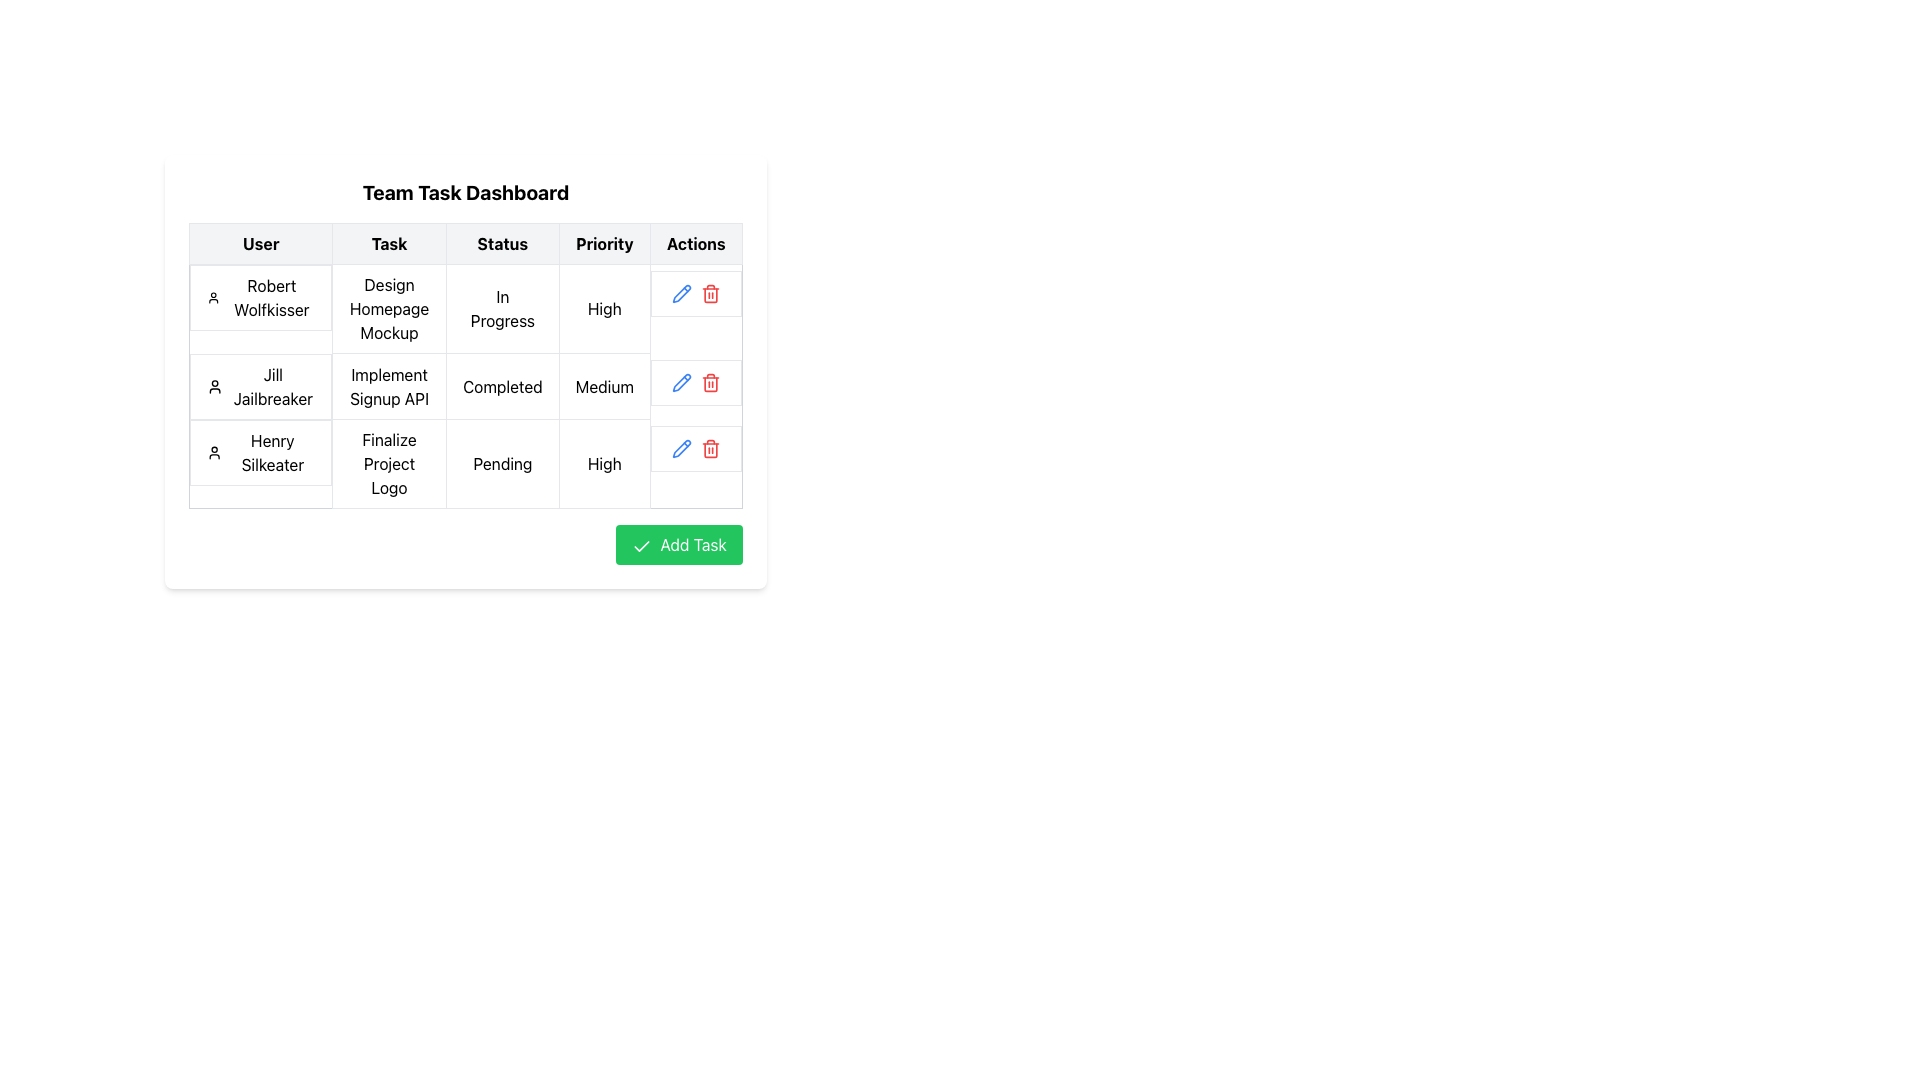  Describe the element at coordinates (389, 463) in the screenshot. I see `the Static Text Label displaying 'Finalize Project Logo' in the third row of the task table for user 'Henry Silkeater'` at that location.